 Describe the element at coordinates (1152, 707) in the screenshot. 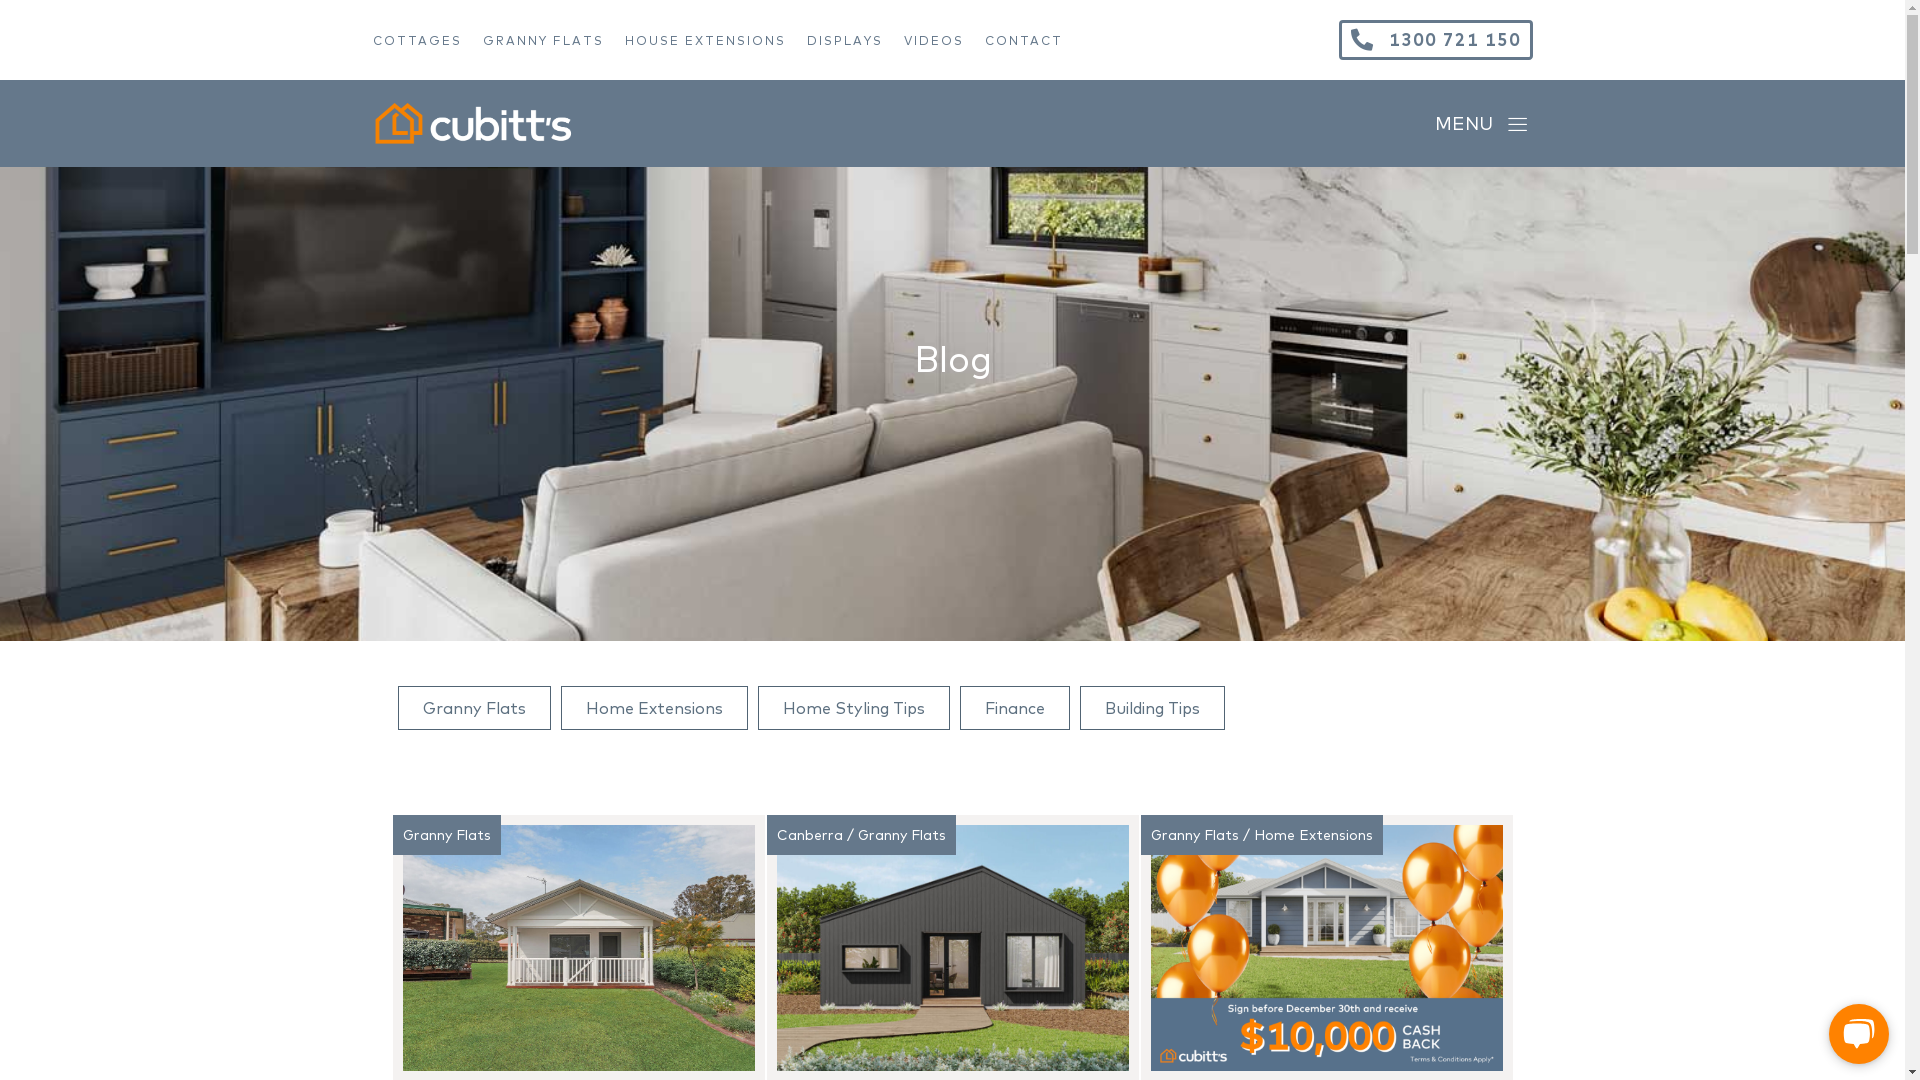

I see `'Building Tips'` at that location.